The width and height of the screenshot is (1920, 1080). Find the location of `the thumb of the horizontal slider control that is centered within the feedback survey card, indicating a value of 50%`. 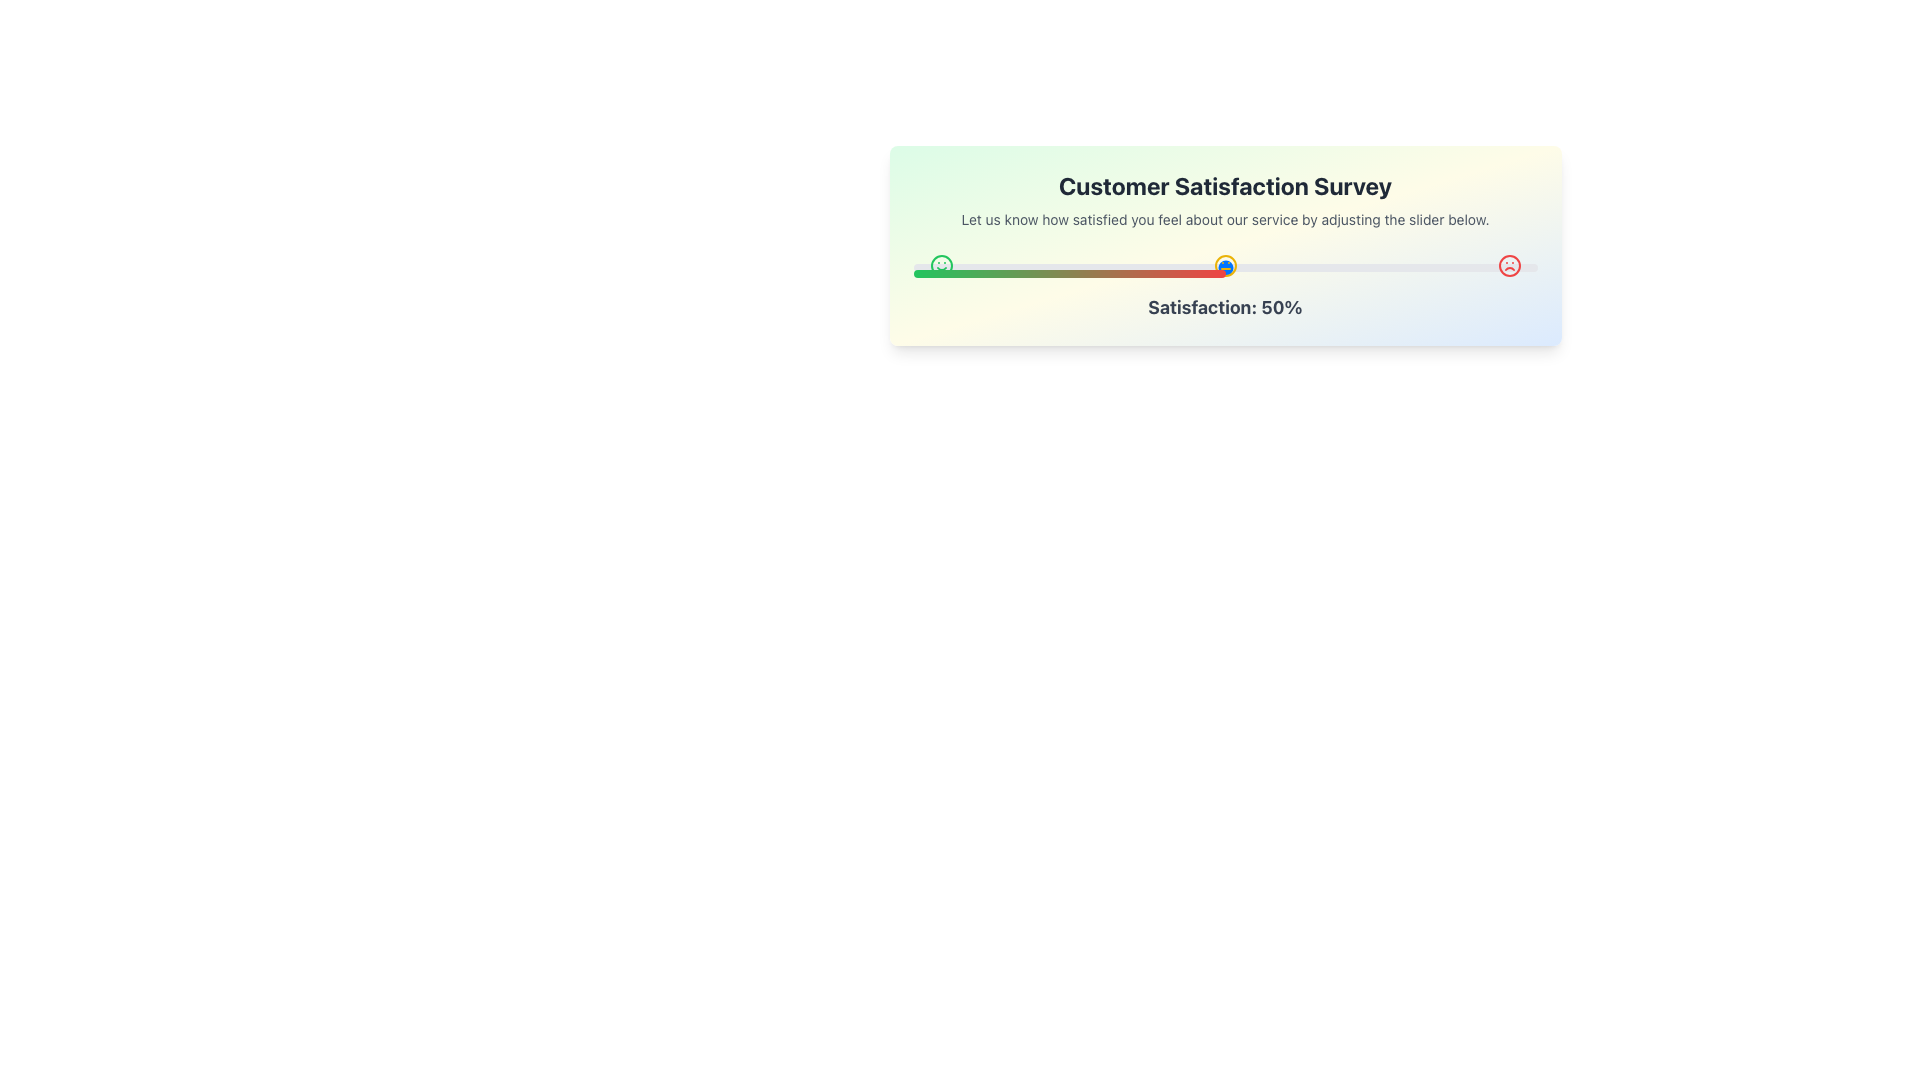

the thumb of the horizontal slider control that is centered within the feedback survey card, indicating a value of 50% is located at coordinates (1224, 266).